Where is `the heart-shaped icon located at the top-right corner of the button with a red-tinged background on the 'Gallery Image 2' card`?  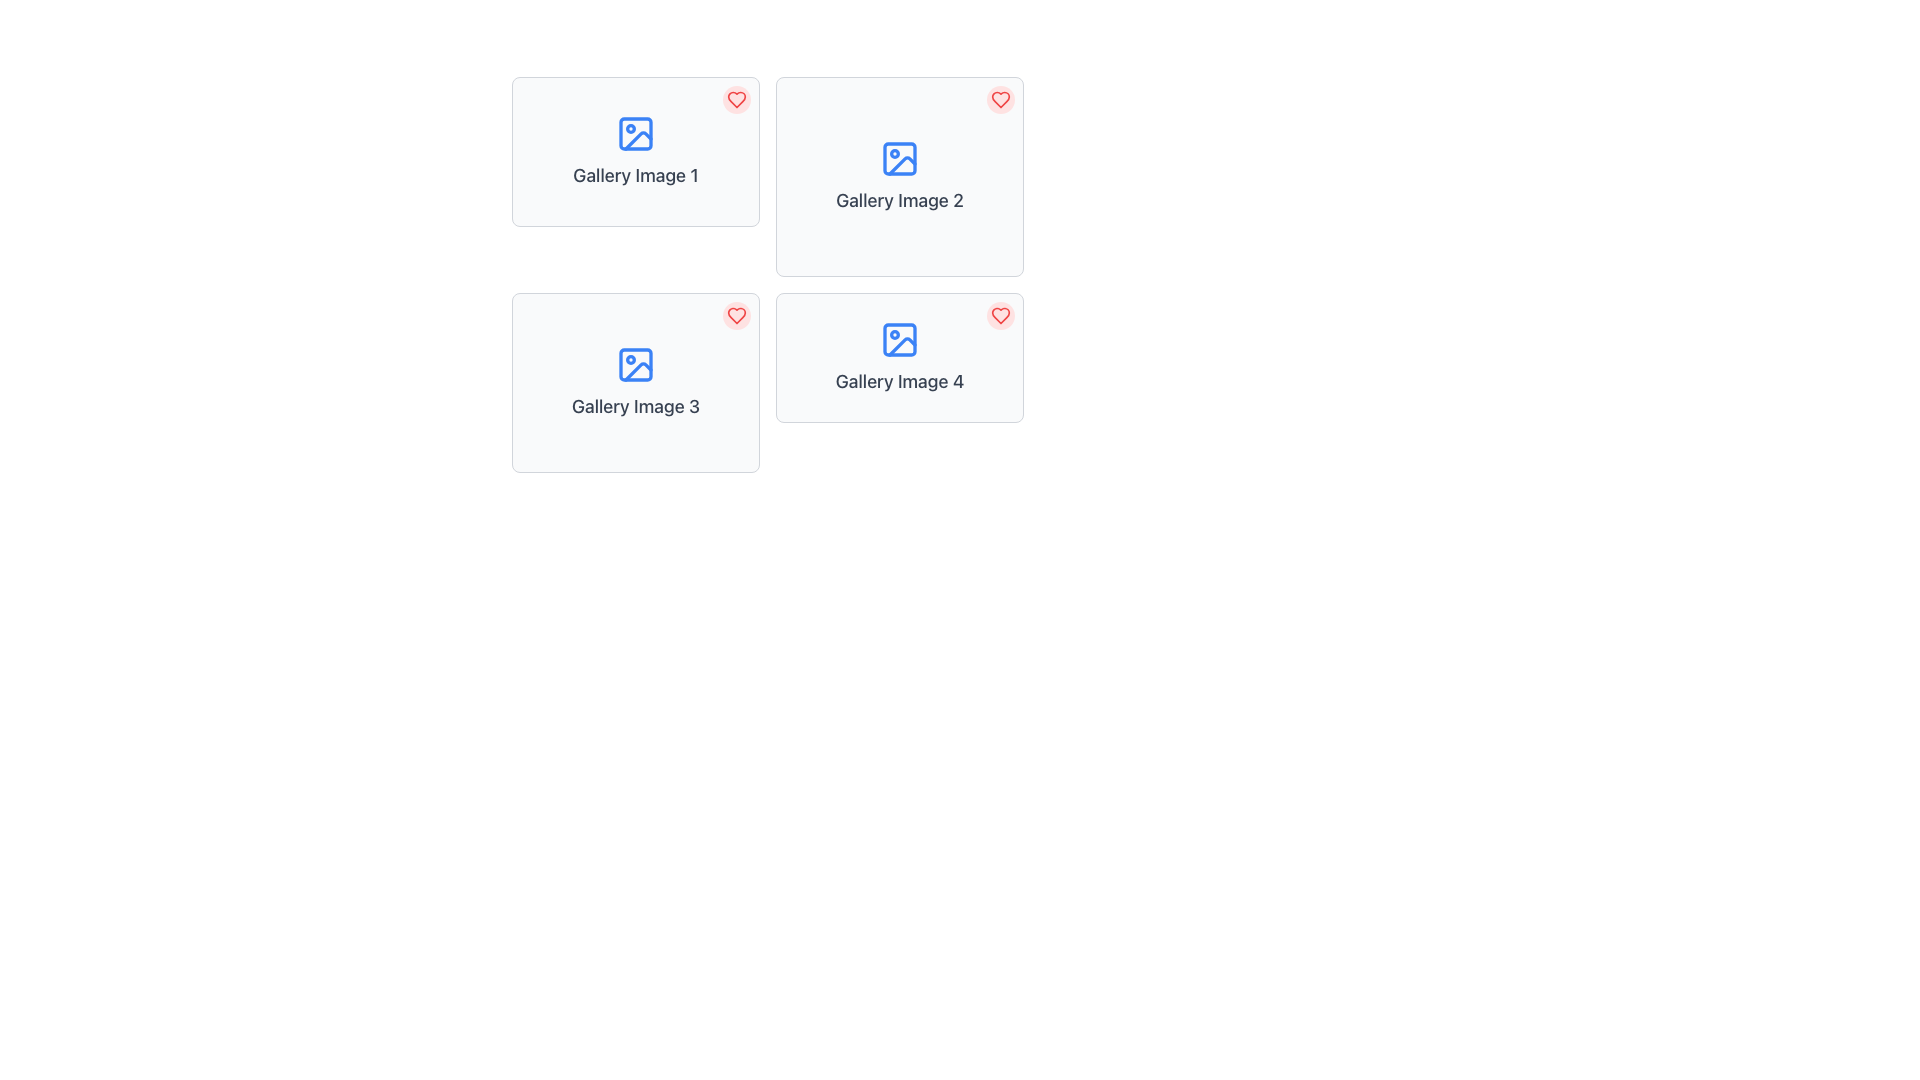 the heart-shaped icon located at the top-right corner of the button with a red-tinged background on the 'Gallery Image 2' card is located at coordinates (1001, 100).